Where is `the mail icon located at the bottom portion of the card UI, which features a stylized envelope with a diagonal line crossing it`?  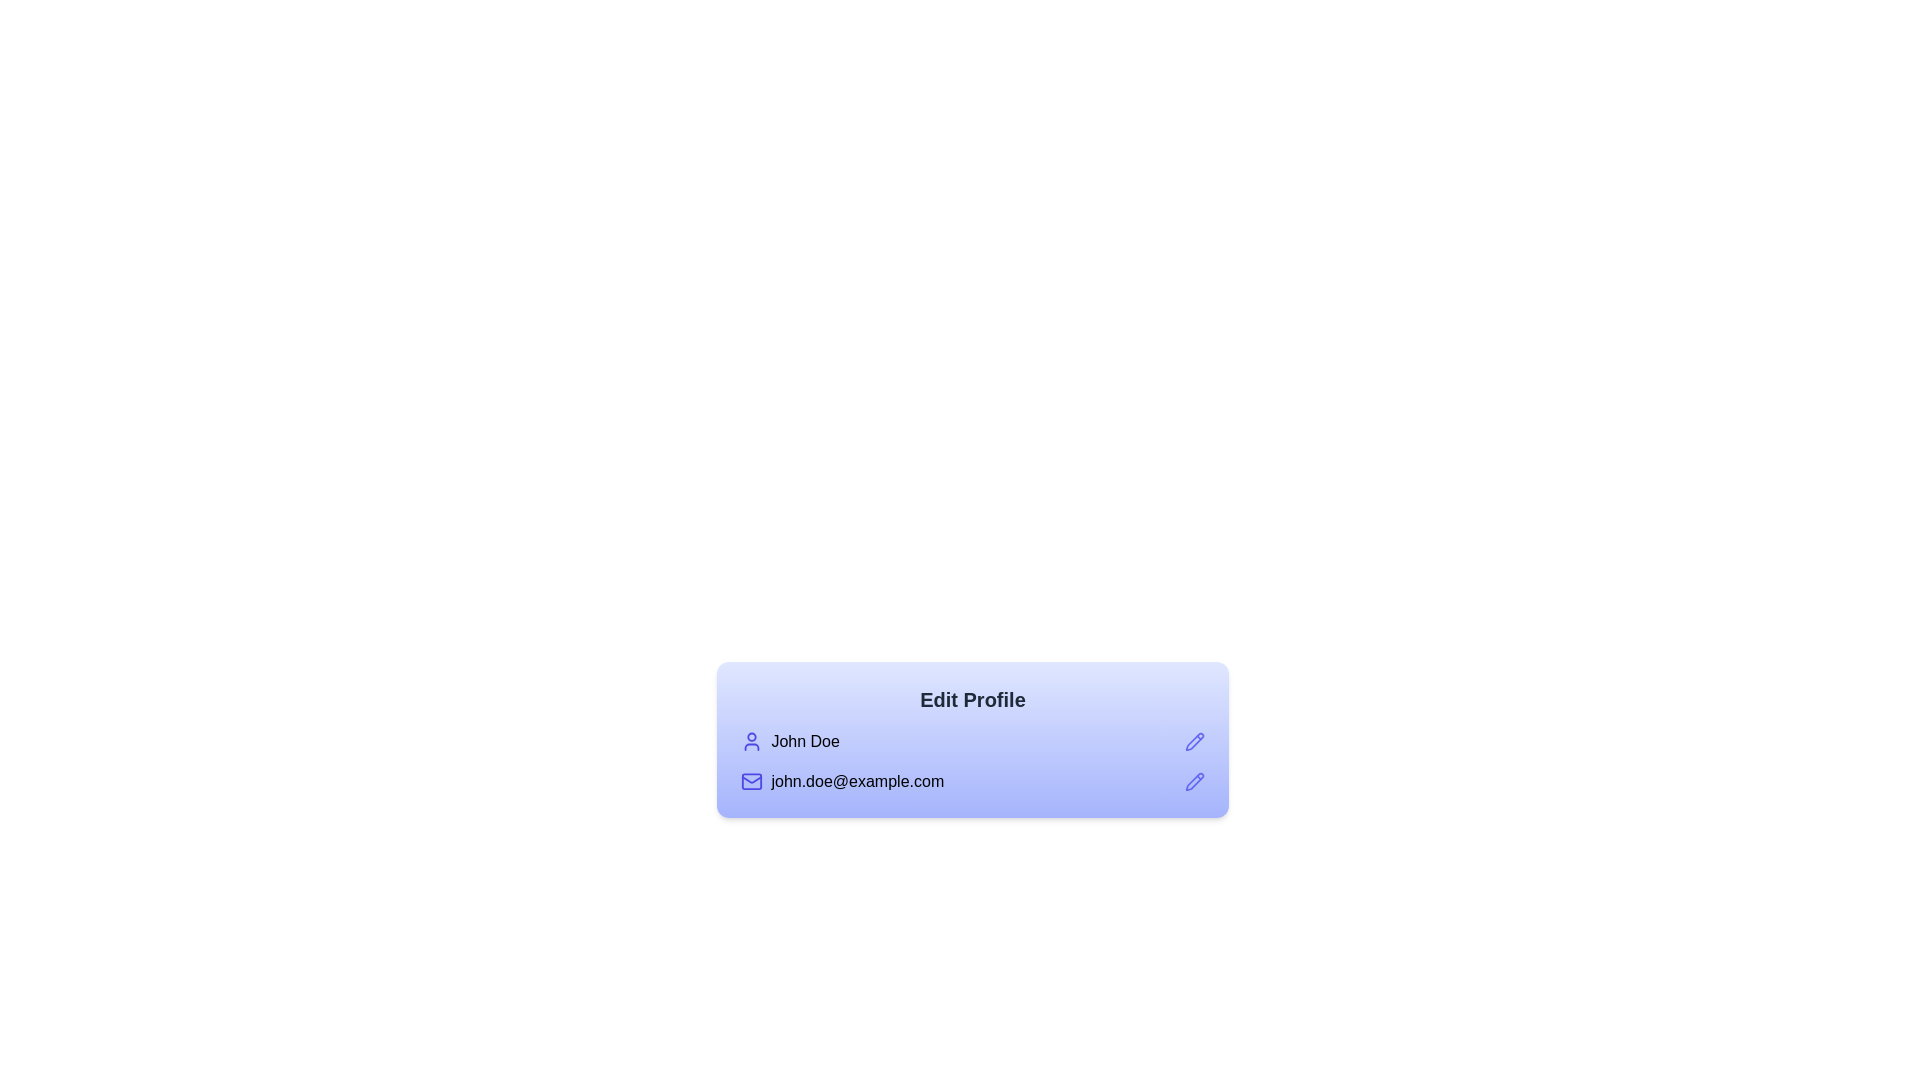
the mail icon located at the bottom portion of the card UI, which features a stylized envelope with a diagonal line crossing it is located at coordinates (751, 779).